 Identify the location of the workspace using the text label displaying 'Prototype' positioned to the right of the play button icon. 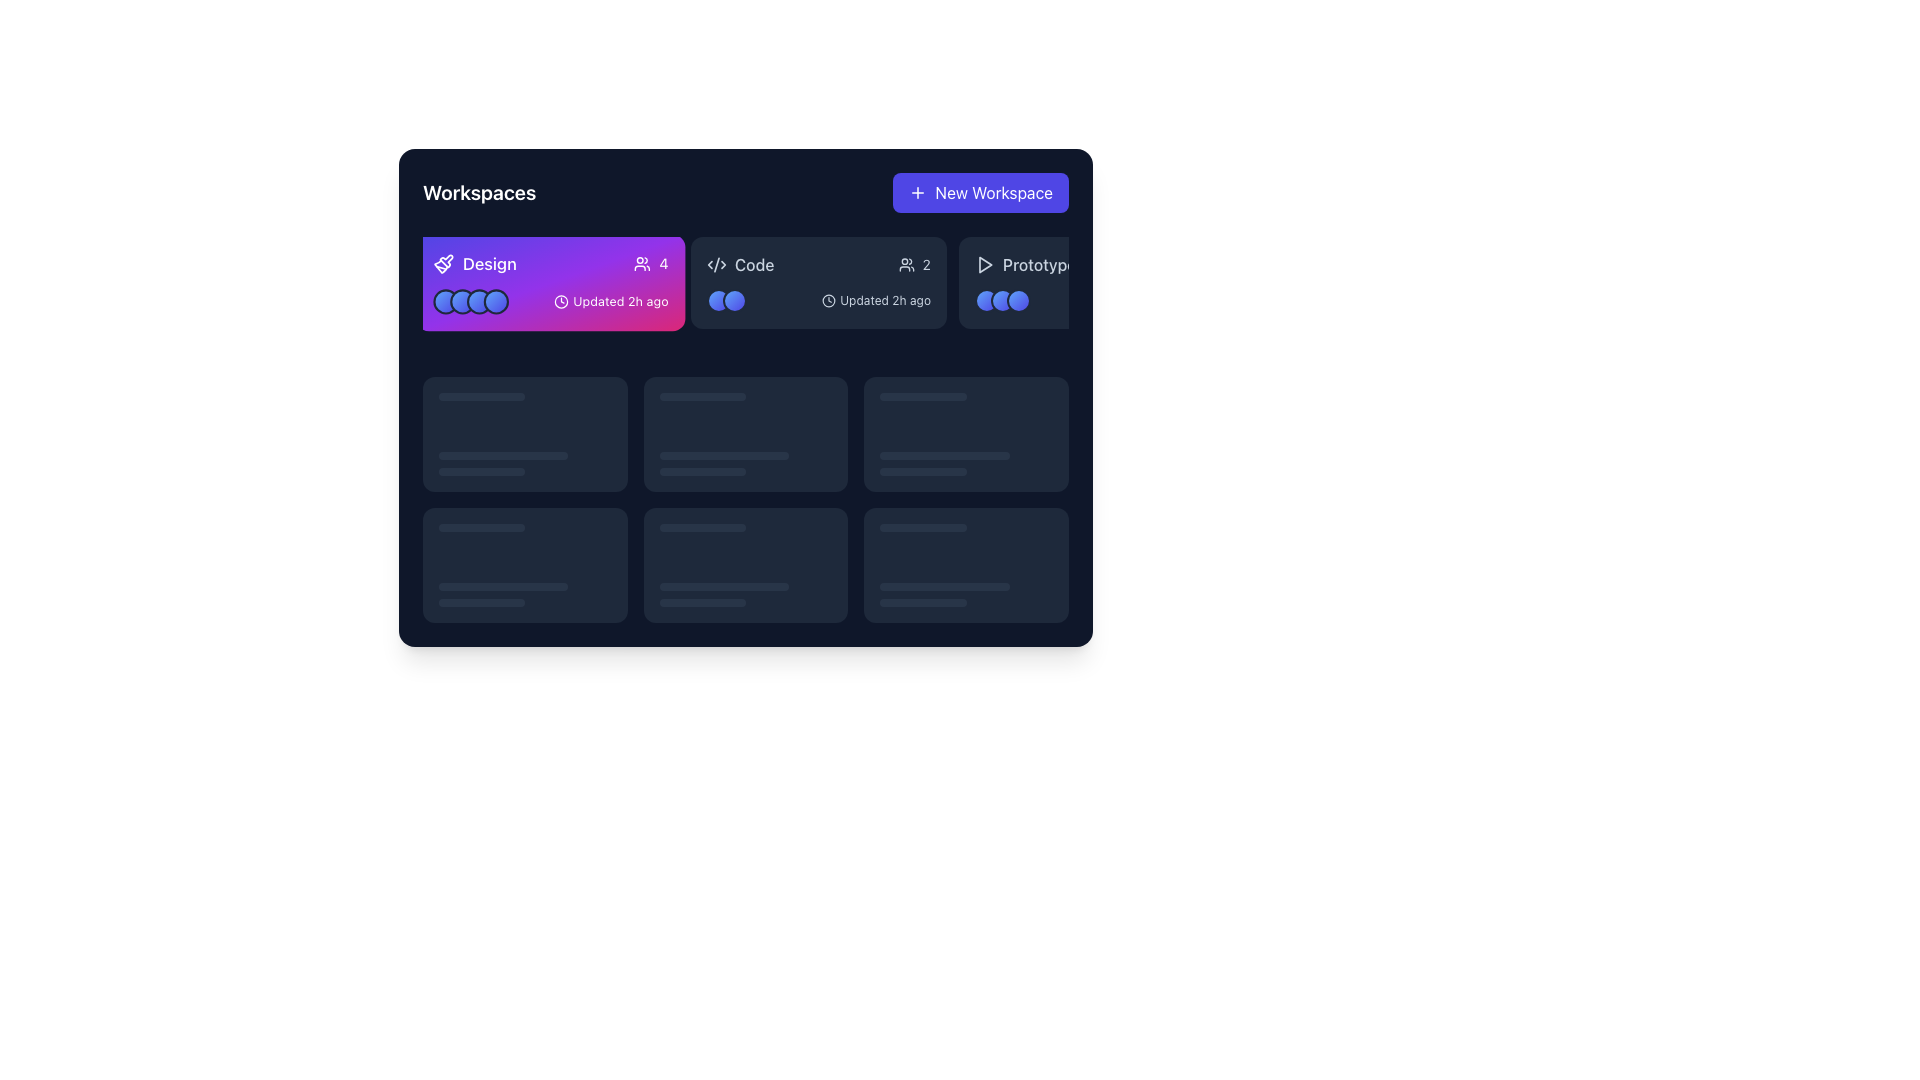
(1039, 264).